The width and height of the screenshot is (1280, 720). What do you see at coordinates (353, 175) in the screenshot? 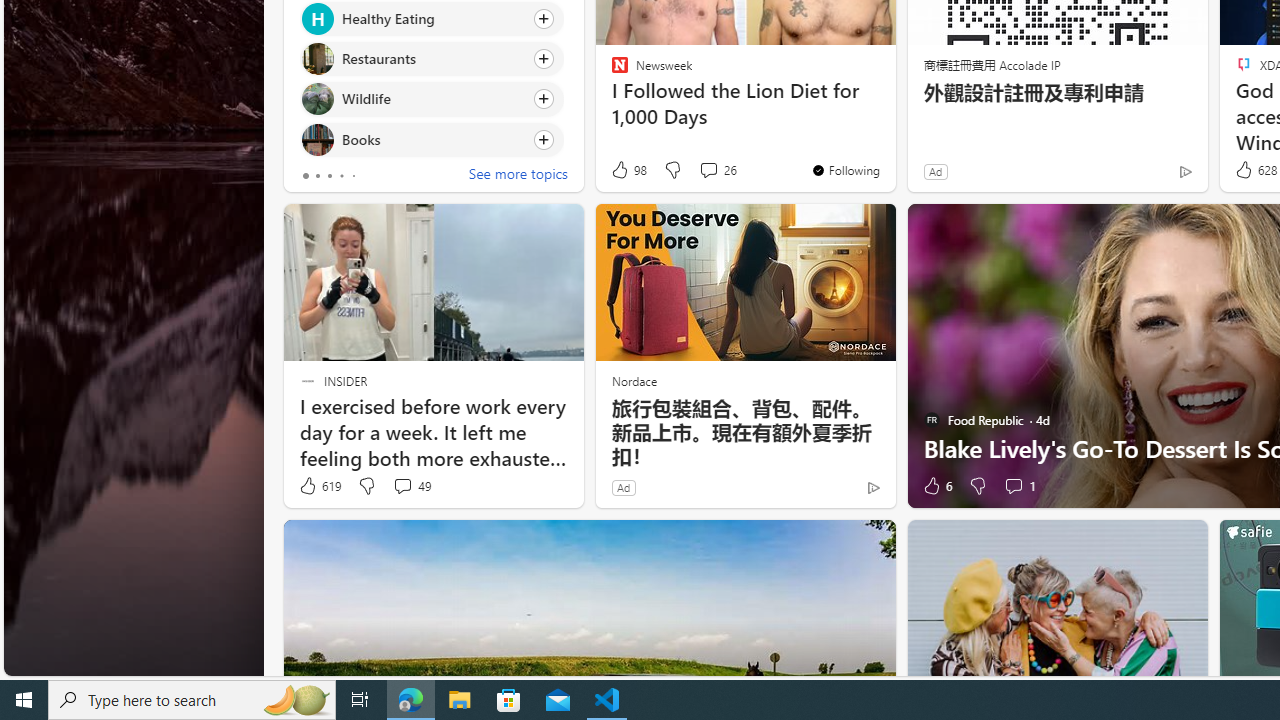
I see `'tab-4'` at bounding box center [353, 175].